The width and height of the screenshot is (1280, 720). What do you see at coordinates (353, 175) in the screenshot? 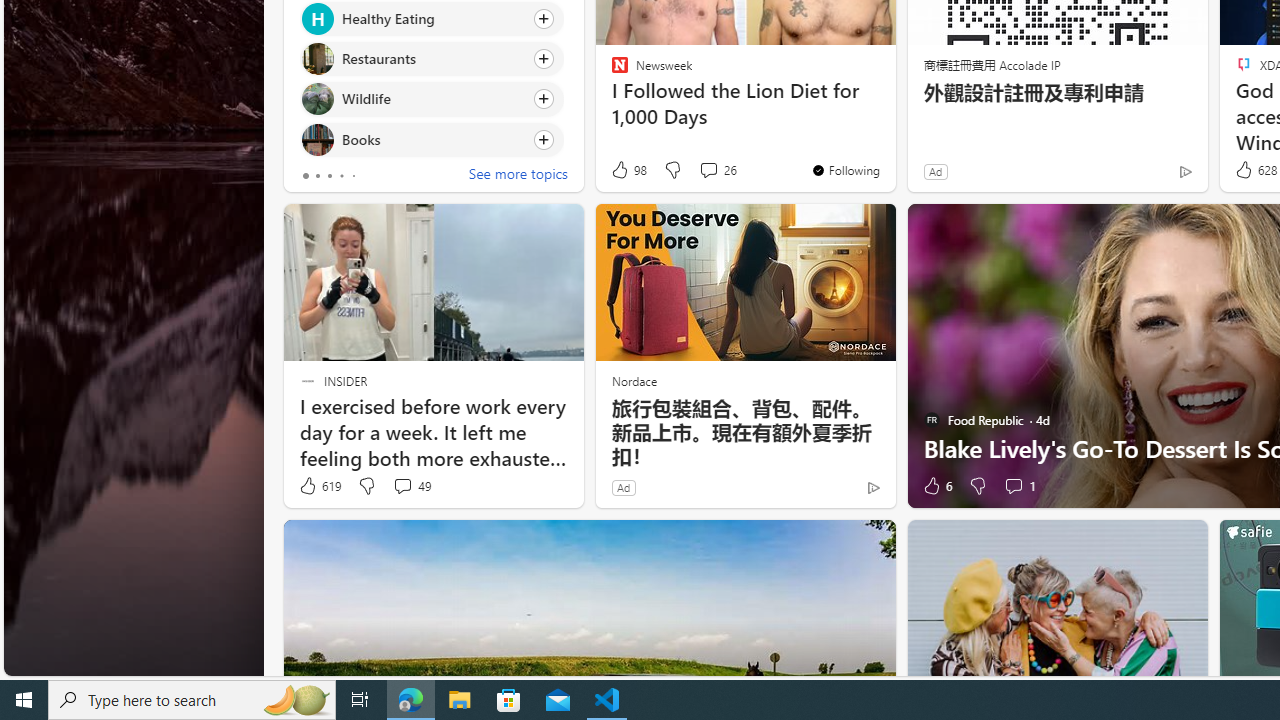
I see `'tab-4'` at bounding box center [353, 175].